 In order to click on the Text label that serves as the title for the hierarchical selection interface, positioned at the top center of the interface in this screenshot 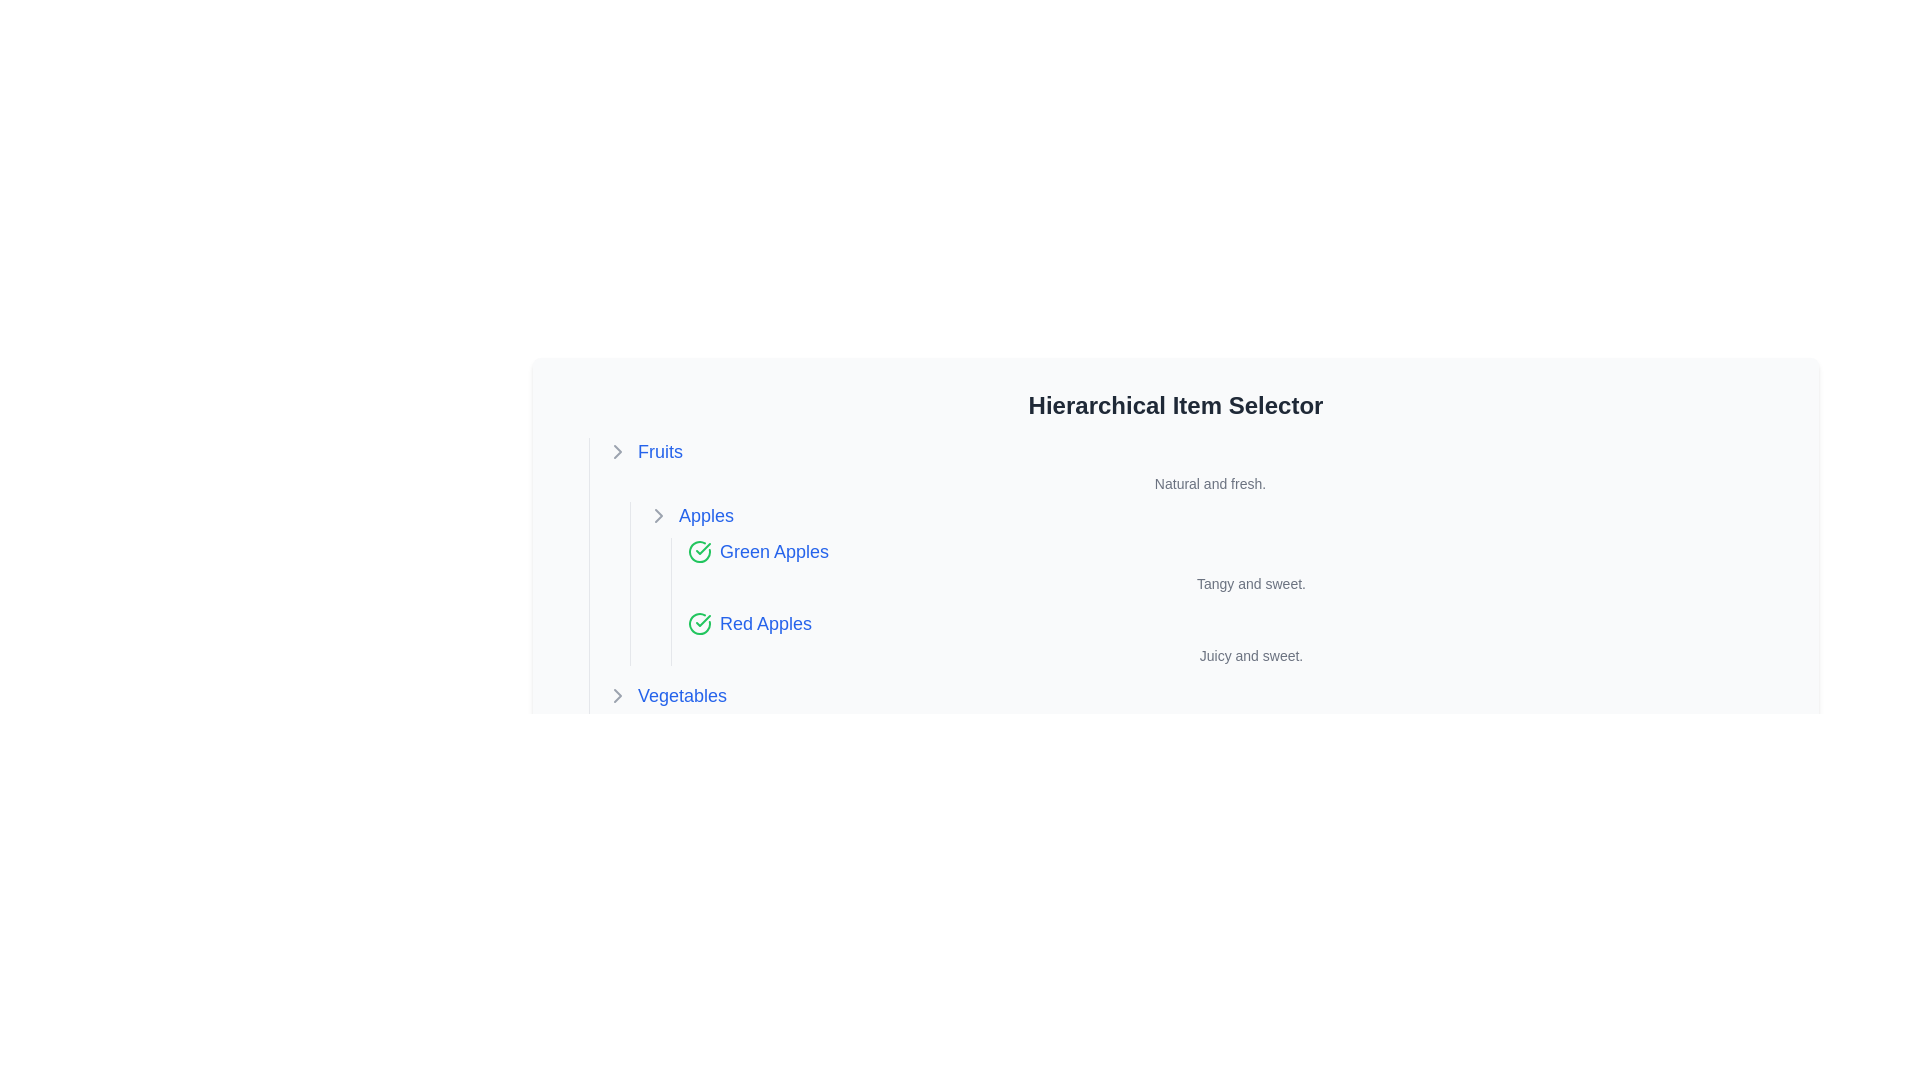, I will do `click(1176, 405)`.